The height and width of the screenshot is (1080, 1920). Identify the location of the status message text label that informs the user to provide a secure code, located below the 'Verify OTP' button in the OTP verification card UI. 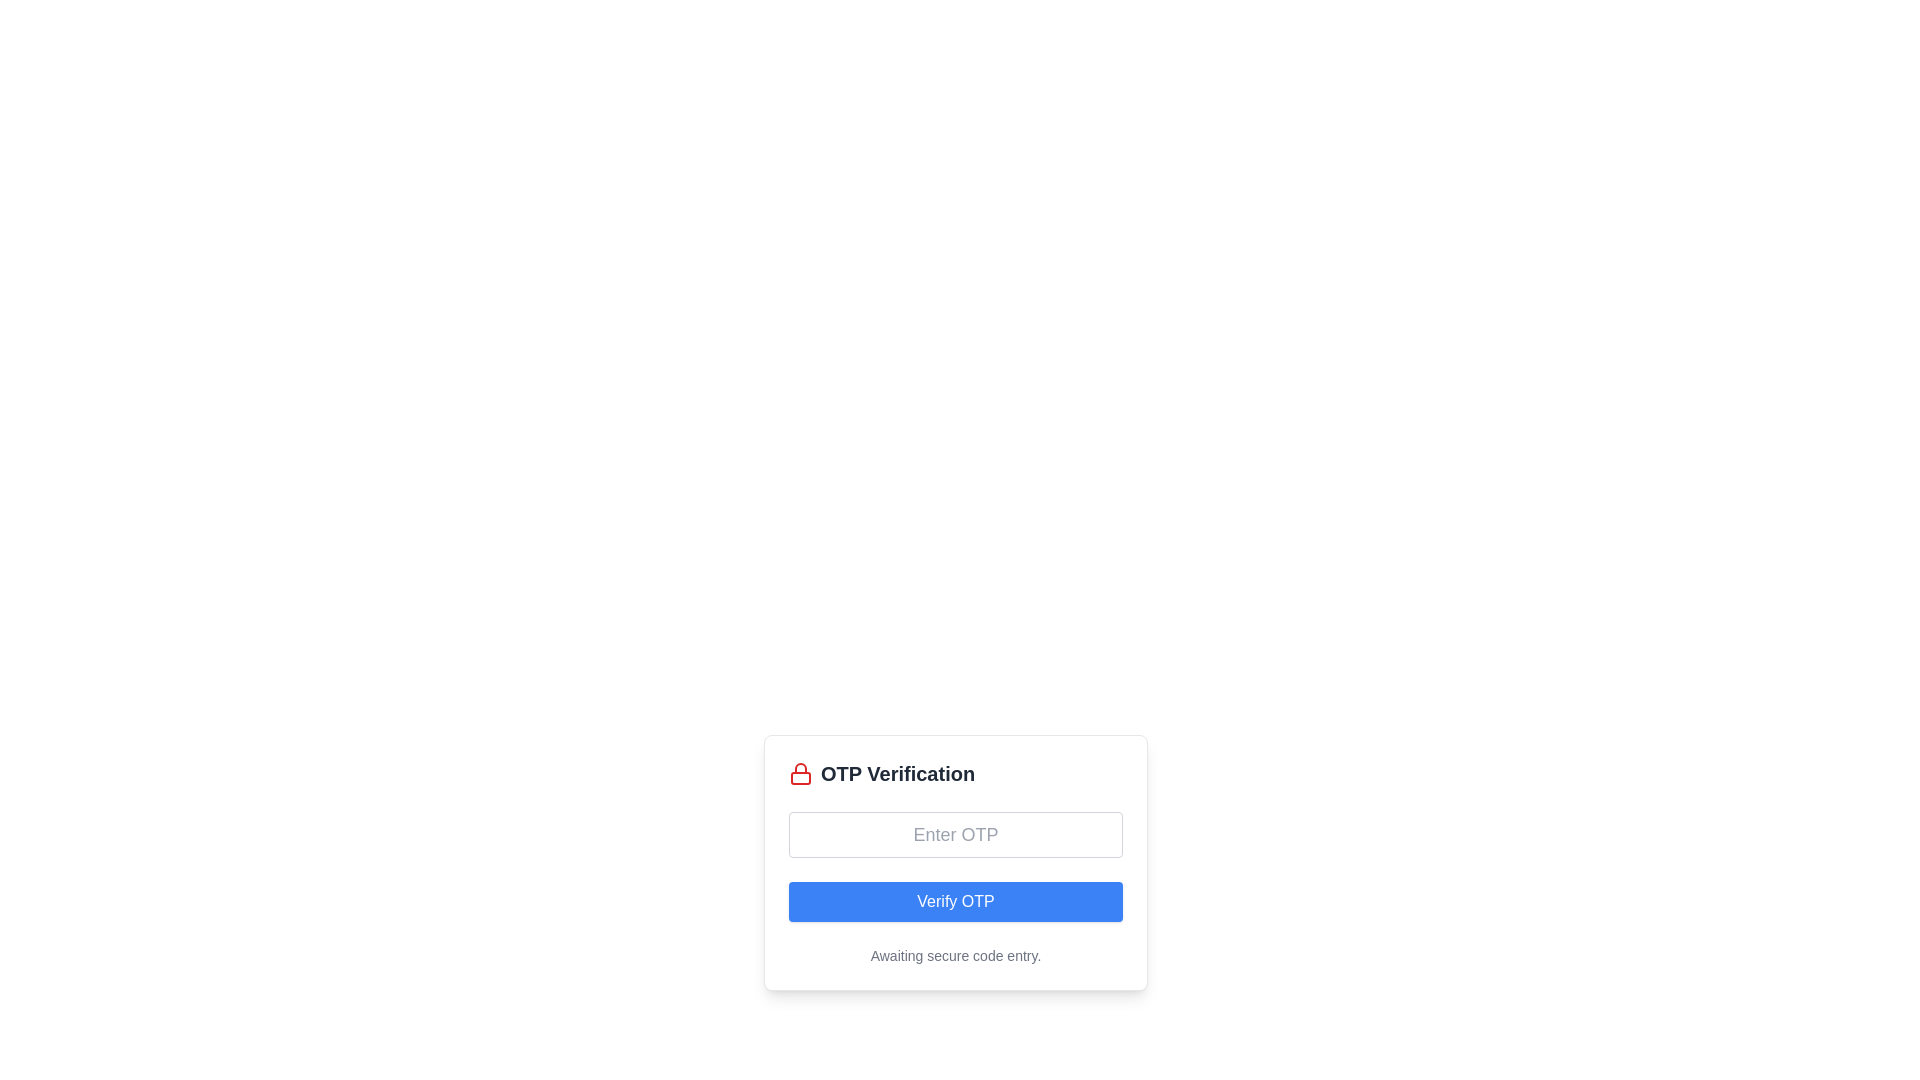
(954, 955).